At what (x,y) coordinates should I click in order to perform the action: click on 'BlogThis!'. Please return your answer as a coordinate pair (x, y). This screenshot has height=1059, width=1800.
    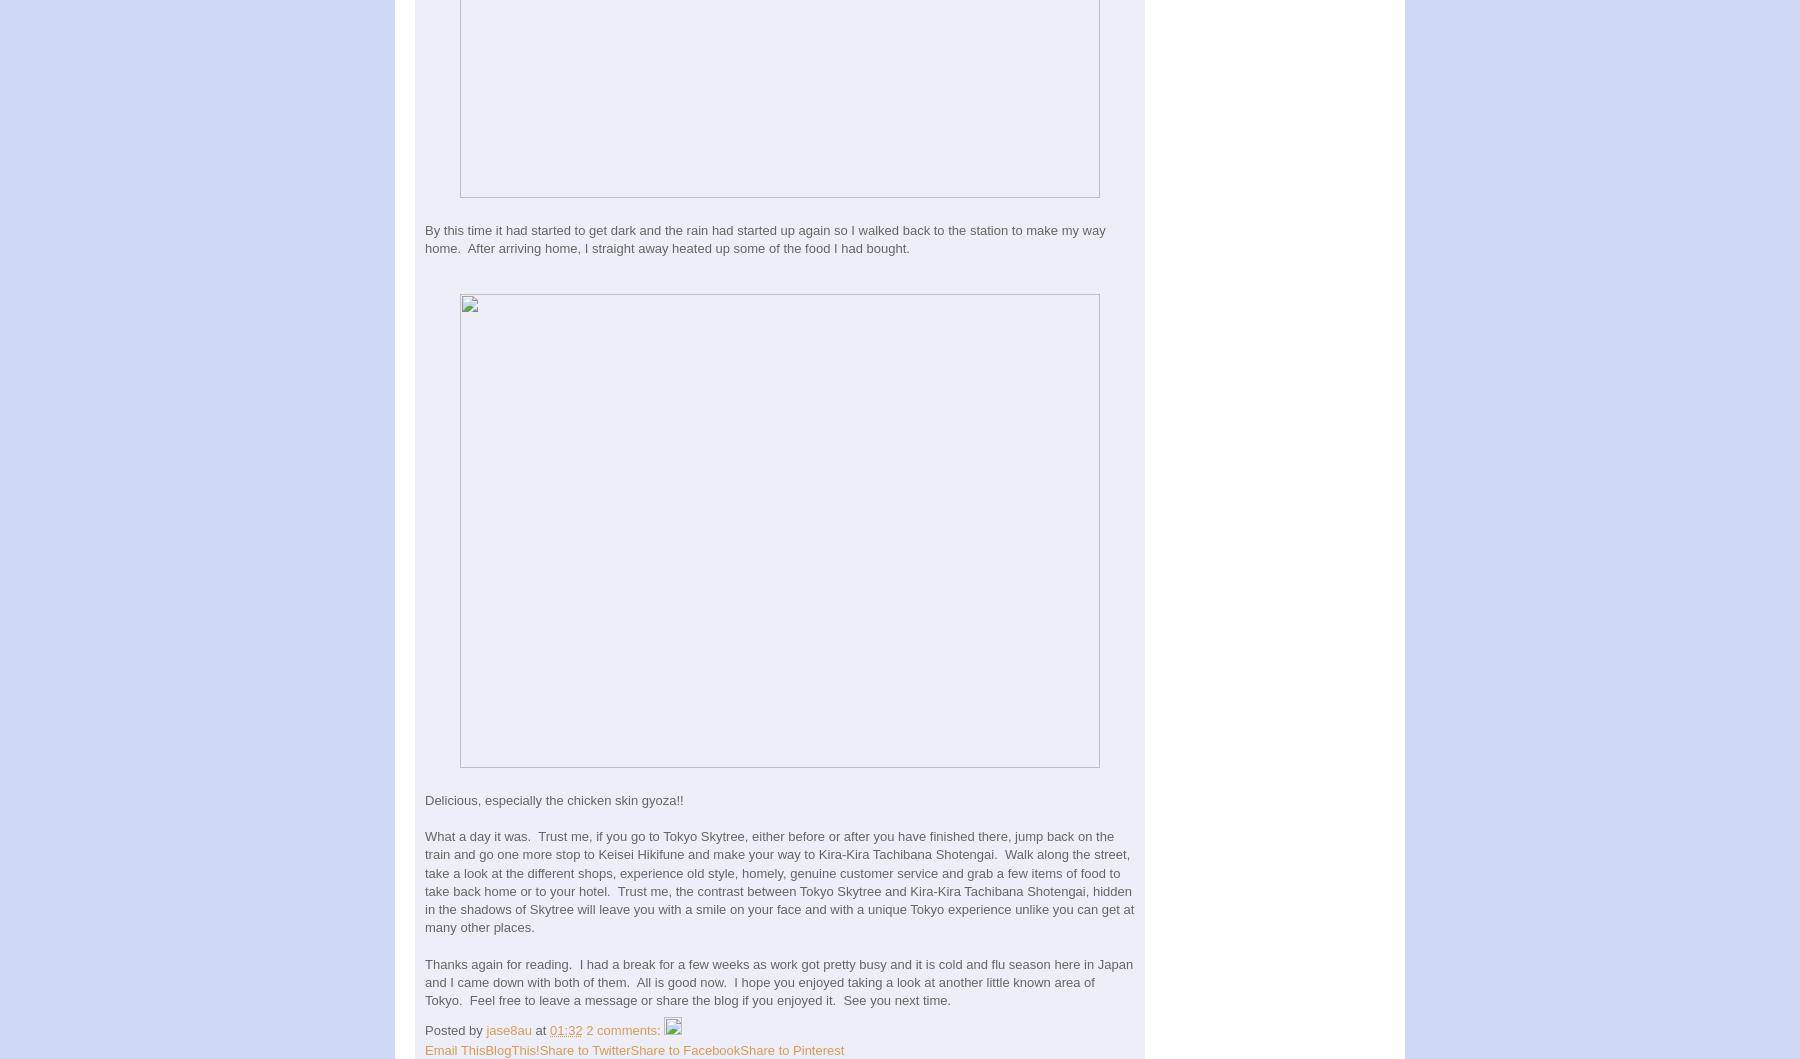
    Looking at the image, I should click on (510, 1049).